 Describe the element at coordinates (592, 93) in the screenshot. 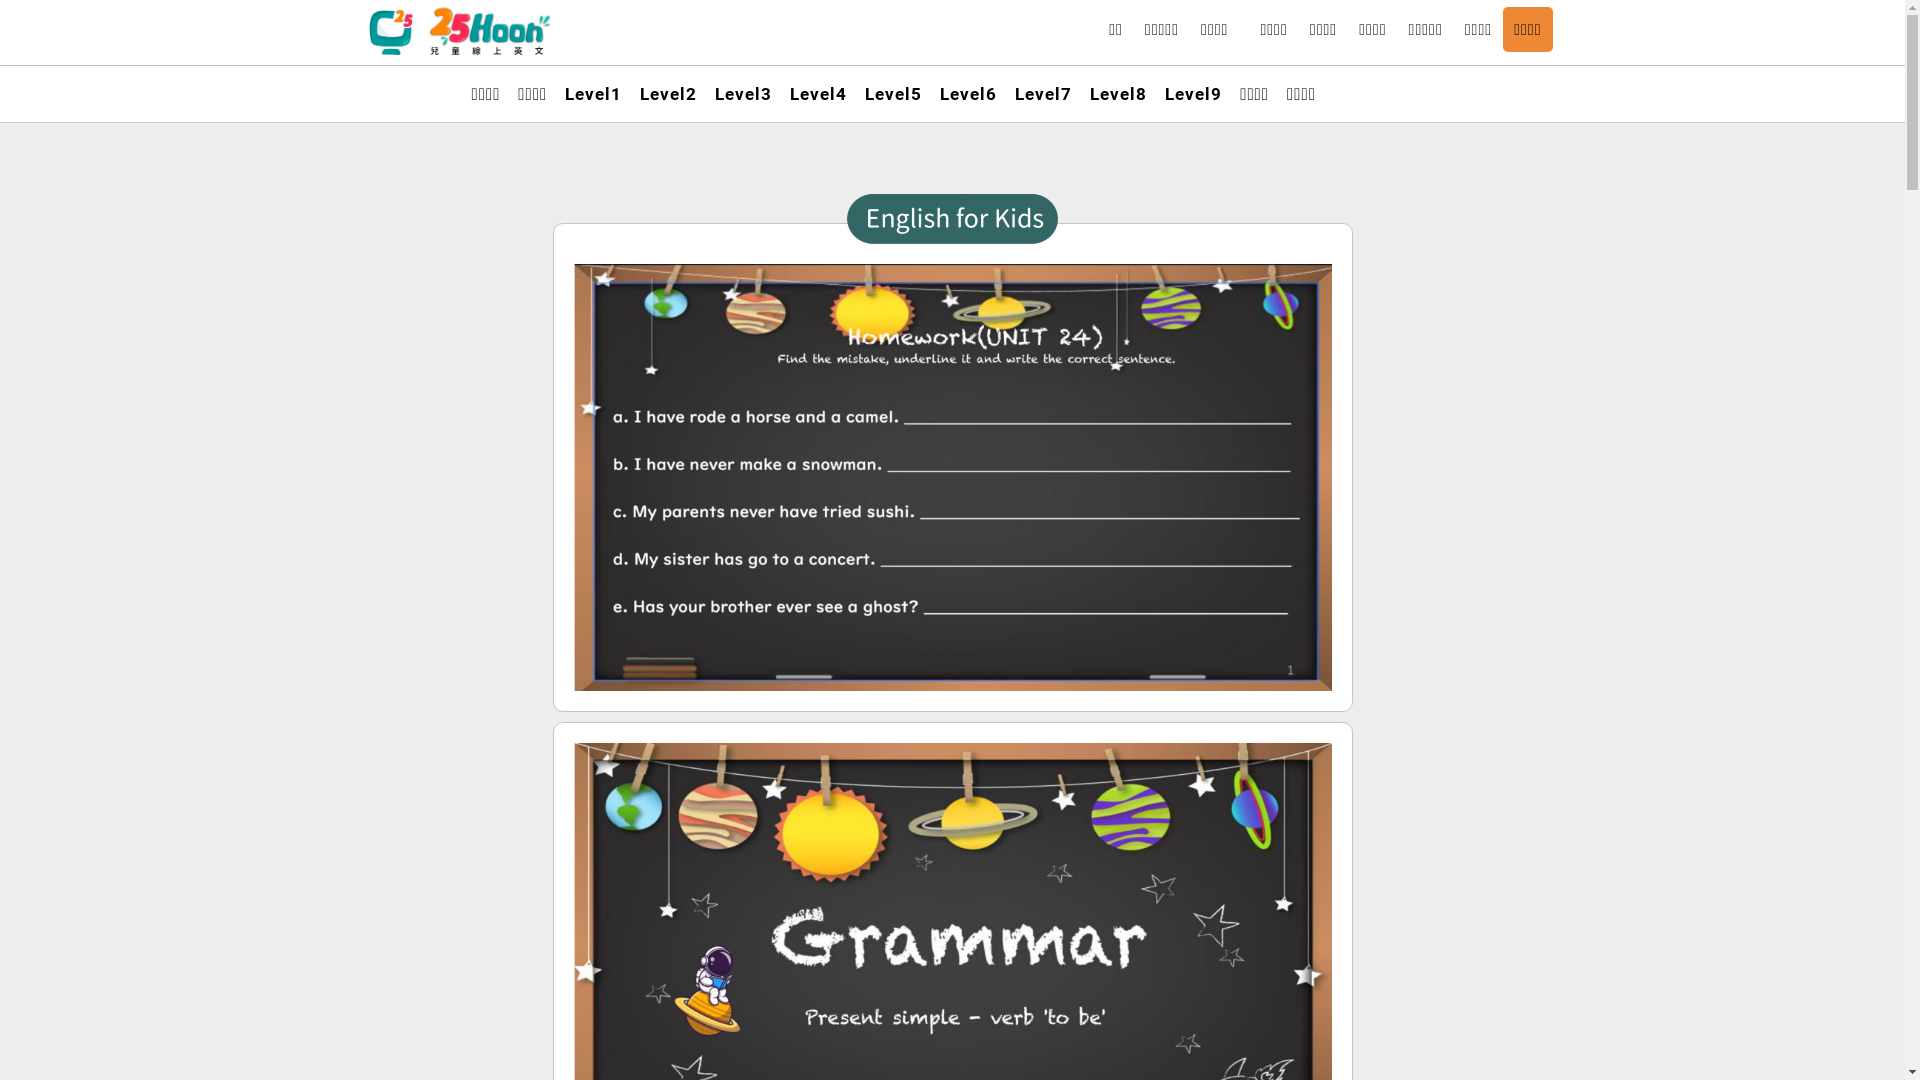

I see `'Level1'` at that location.